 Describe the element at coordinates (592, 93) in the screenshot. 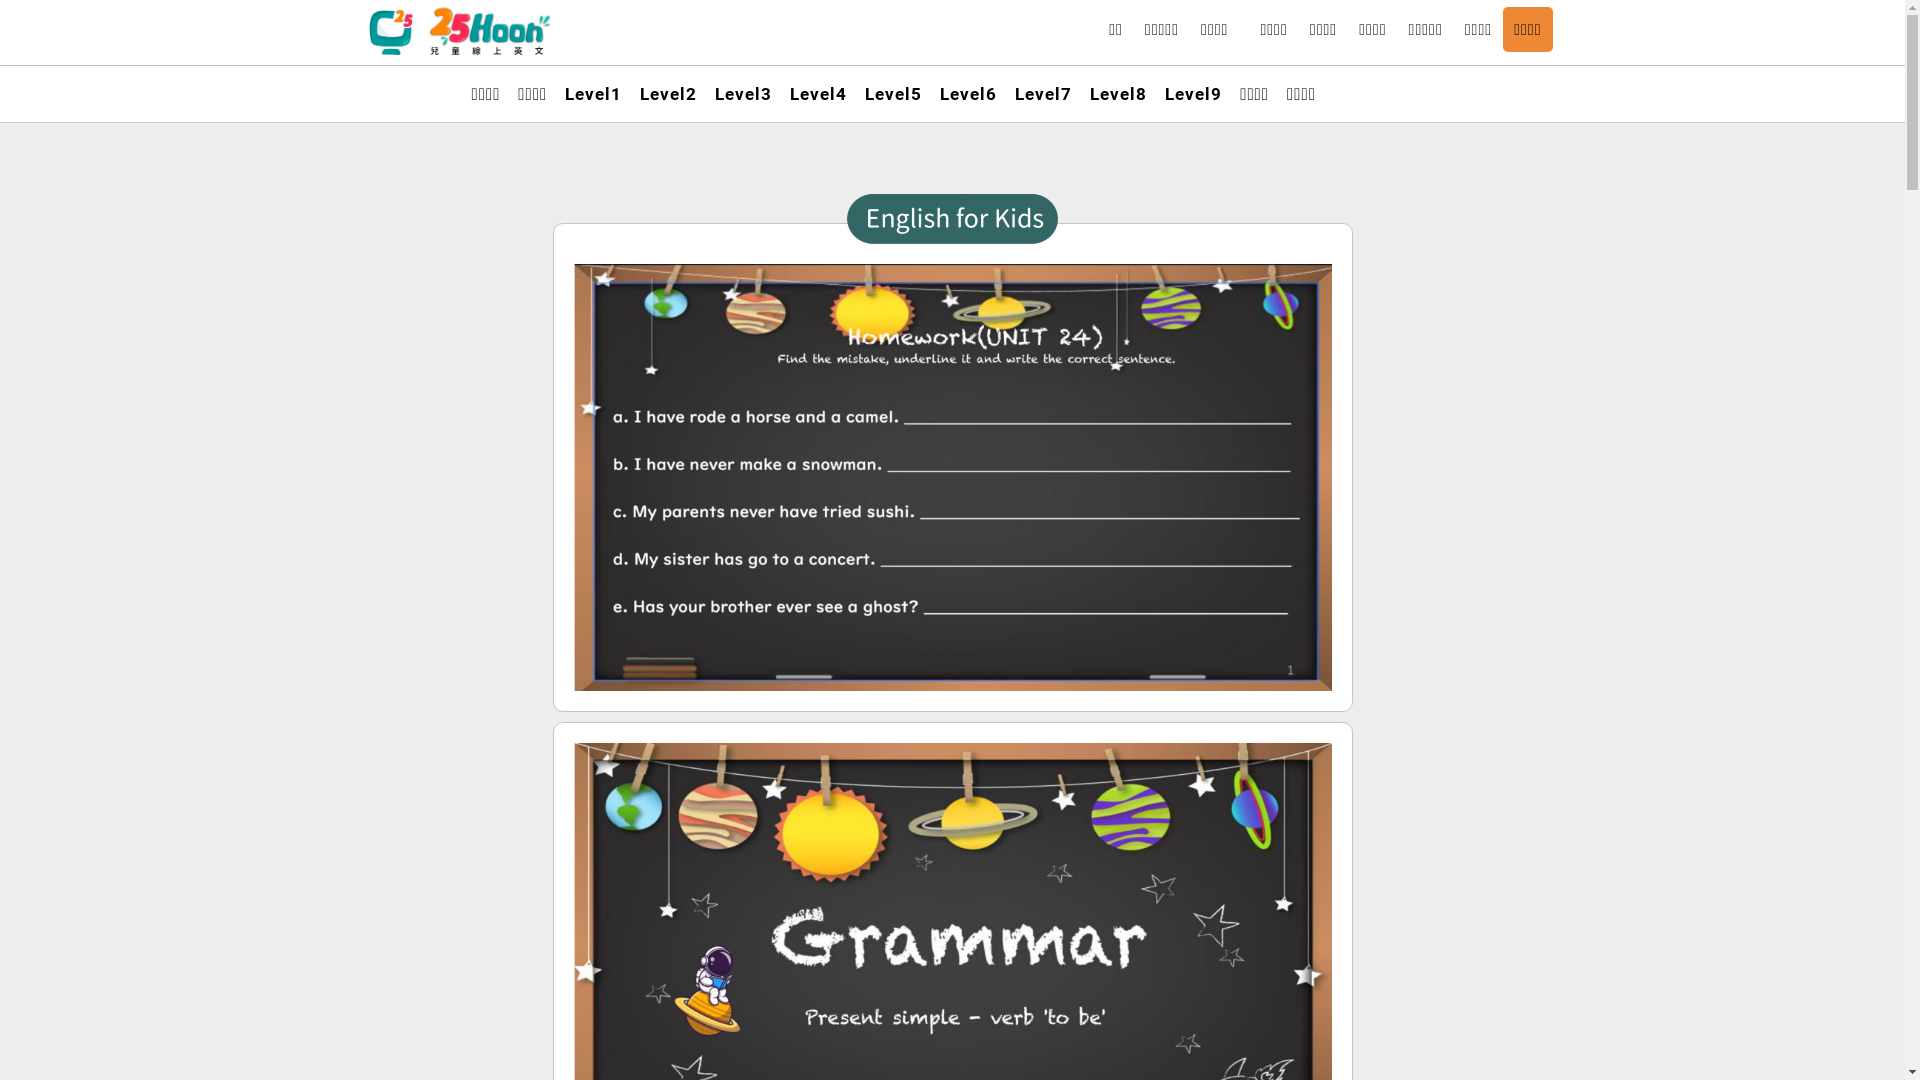

I see `'Level1'` at that location.